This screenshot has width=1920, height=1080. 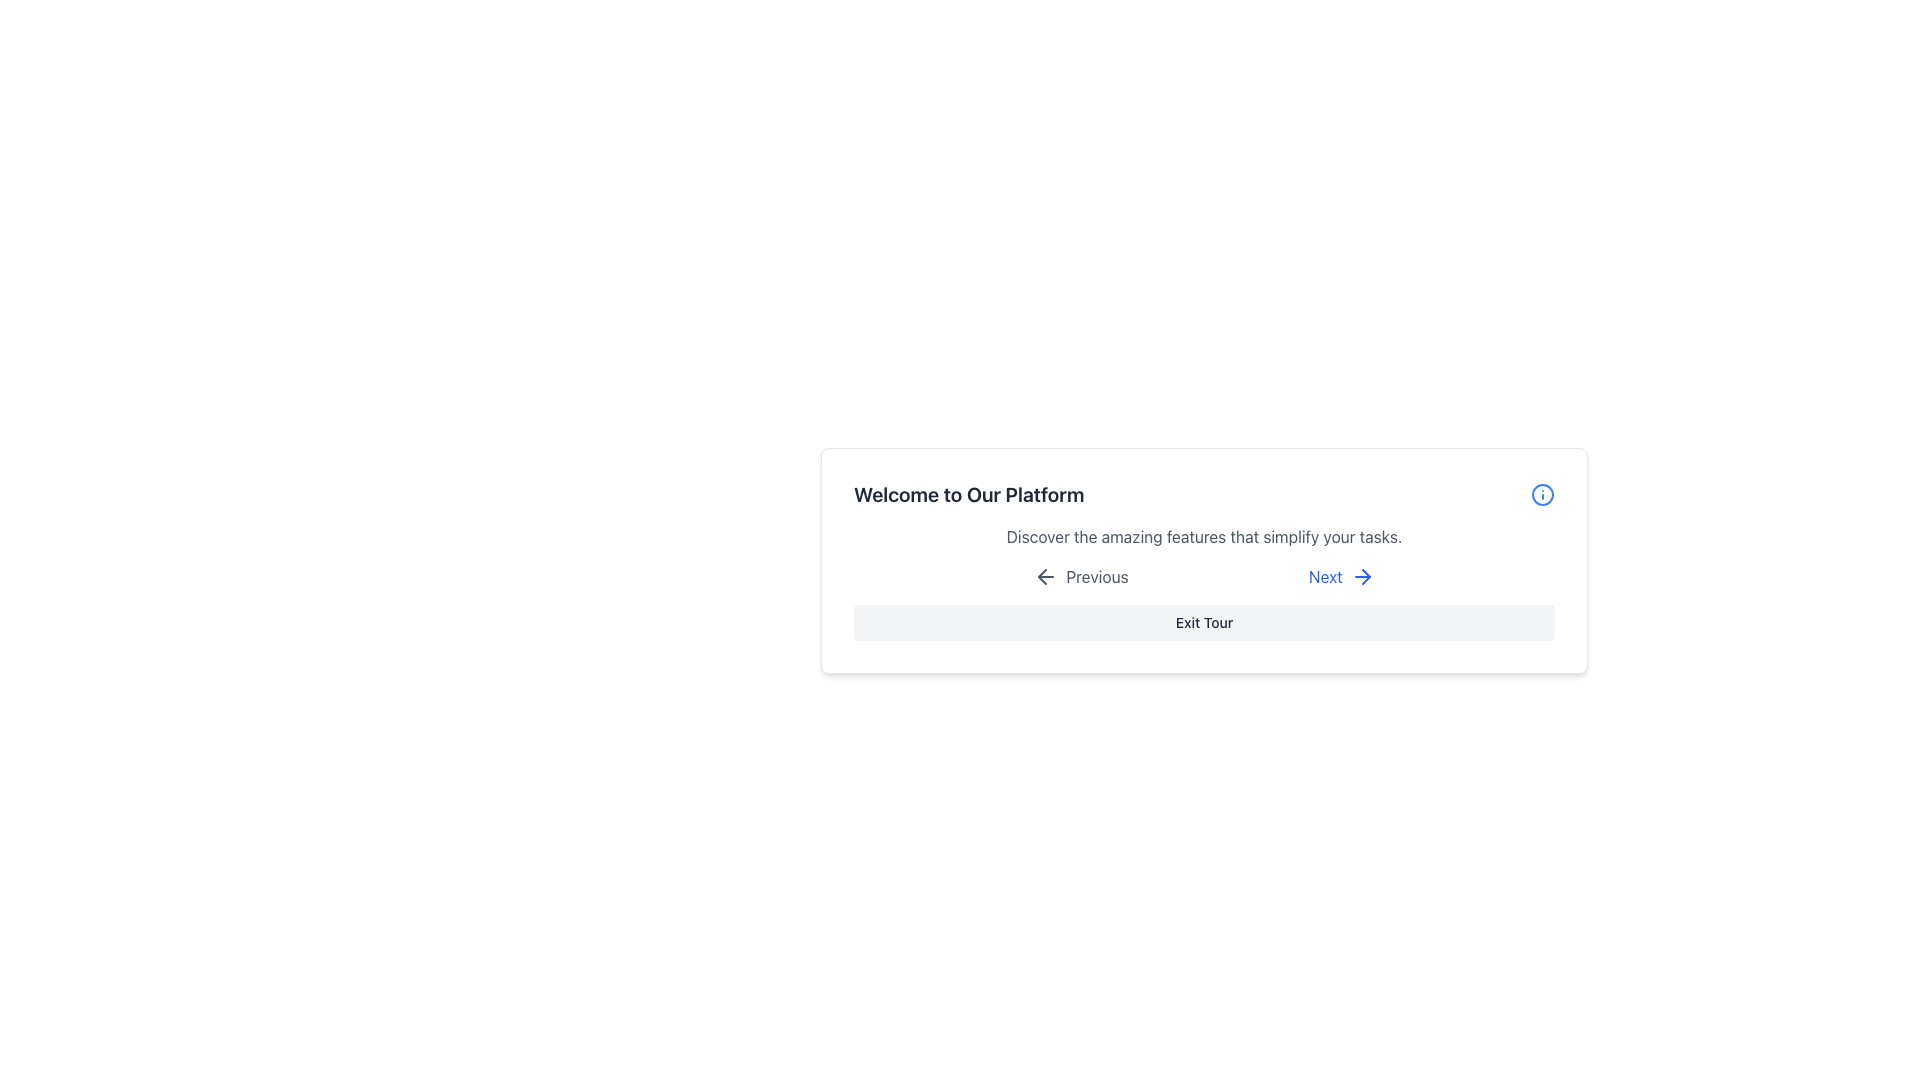 I want to click on the small triangular arrow pointing right, which is part of the 'Next' button at the bottom of the interface, so click(x=1365, y=577).